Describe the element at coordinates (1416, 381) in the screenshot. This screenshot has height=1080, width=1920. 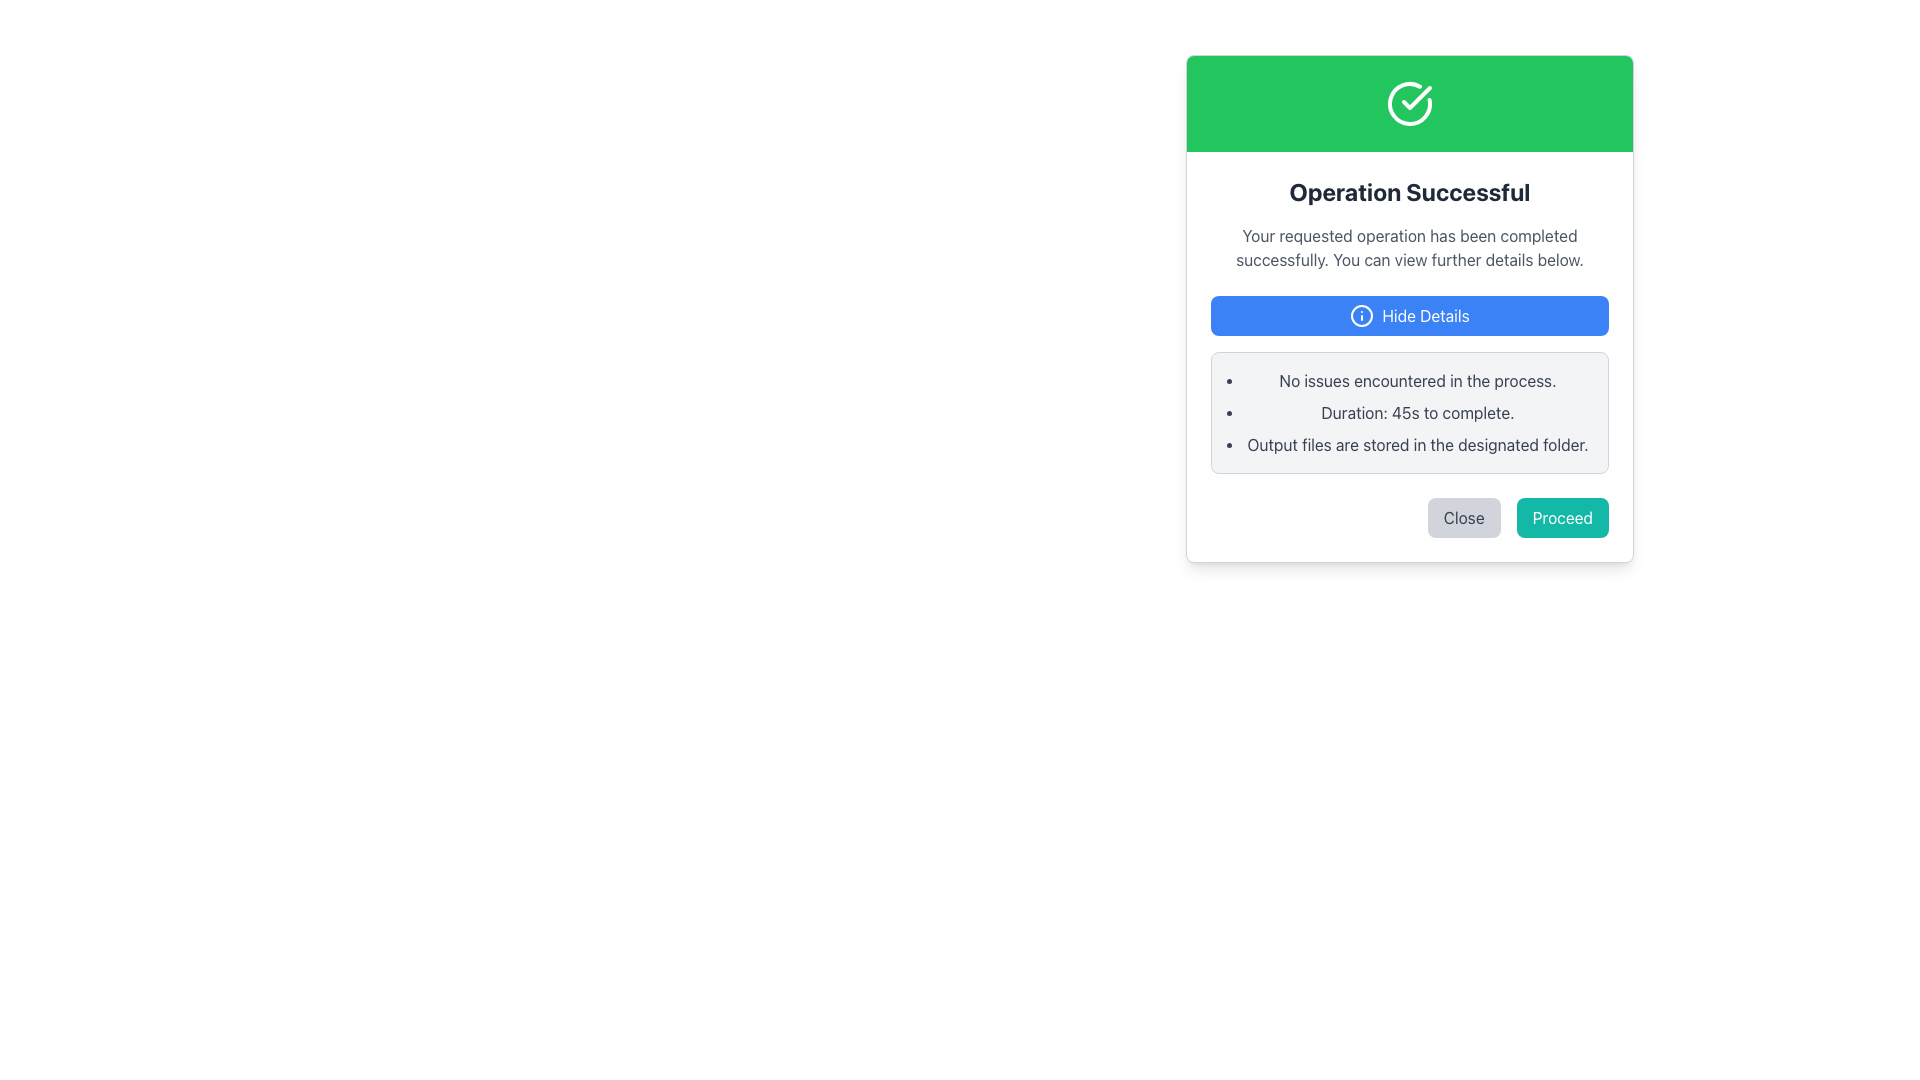
I see `the static text displaying 'No issues encountered in the process.', which is the first item in a bulleted list within a success message dialog box` at that location.